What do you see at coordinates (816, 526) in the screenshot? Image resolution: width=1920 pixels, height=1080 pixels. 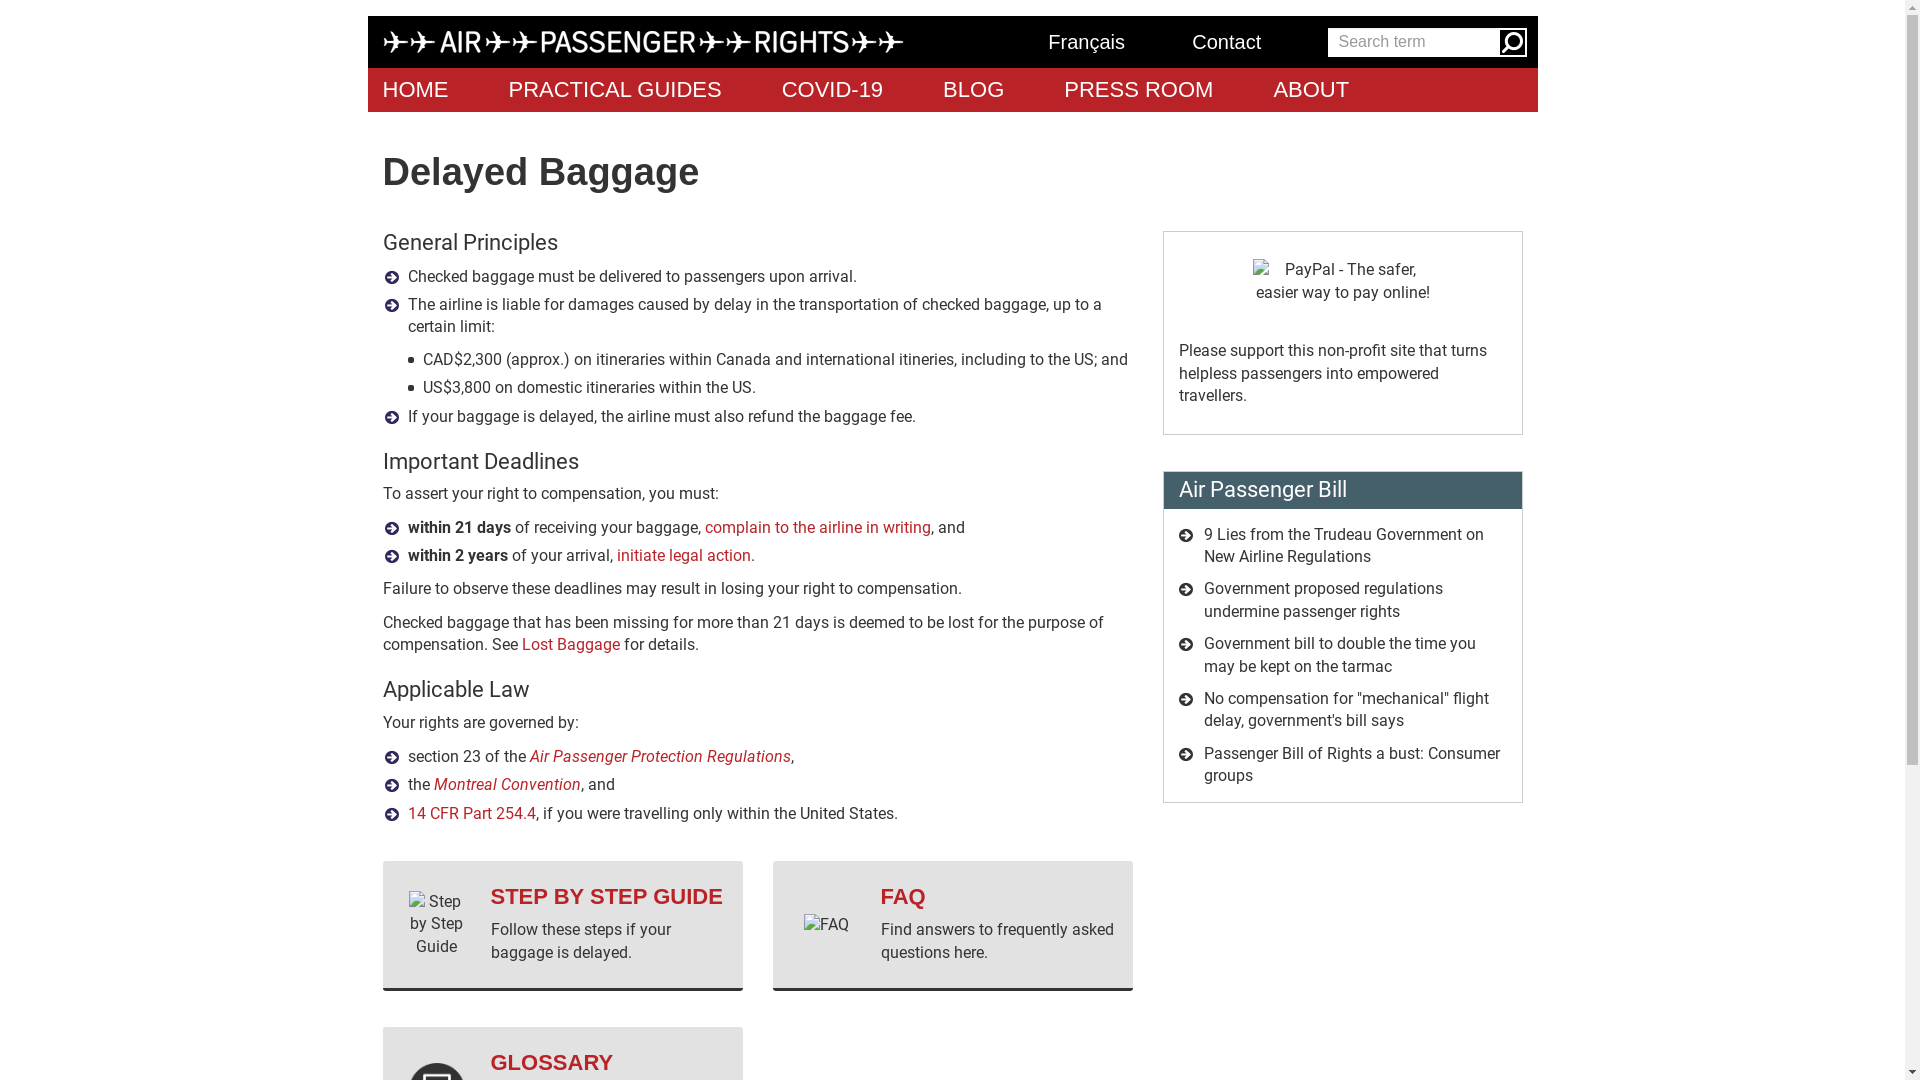 I see `'complain to the airline in writing'` at bounding box center [816, 526].